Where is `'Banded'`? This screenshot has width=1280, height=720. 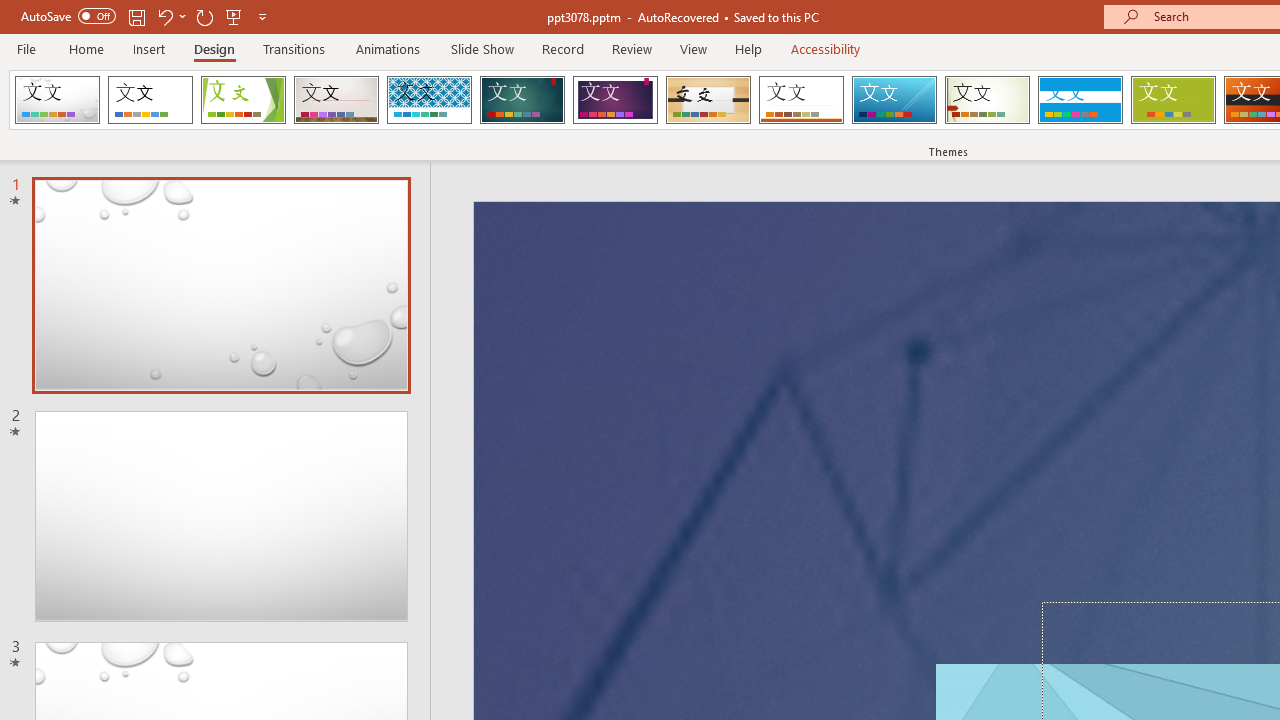 'Banded' is located at coordinates (1079, 100).